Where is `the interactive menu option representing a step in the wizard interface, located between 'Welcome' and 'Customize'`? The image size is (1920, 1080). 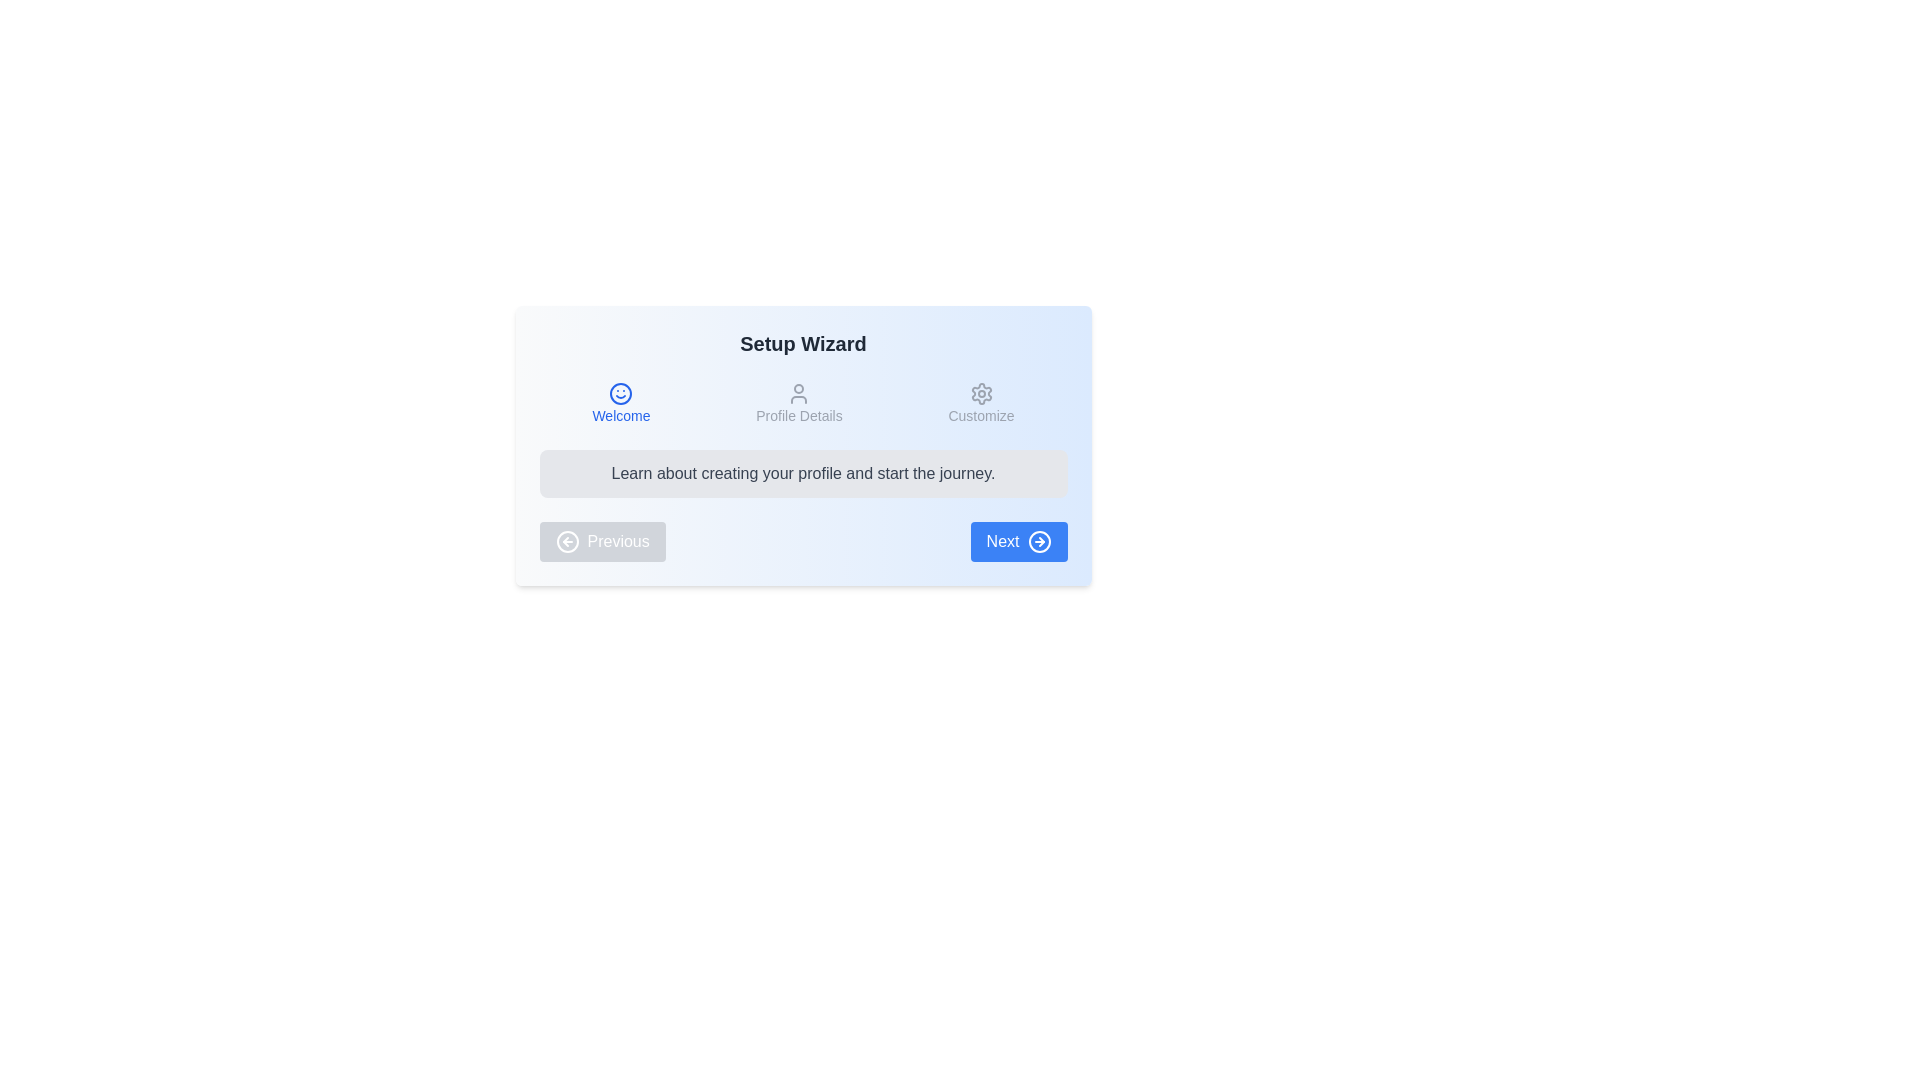 the interactive menu option representing a step in the wizard interface, located between 'Welcome' and 'Customize' is located at coordinates (798, 404).